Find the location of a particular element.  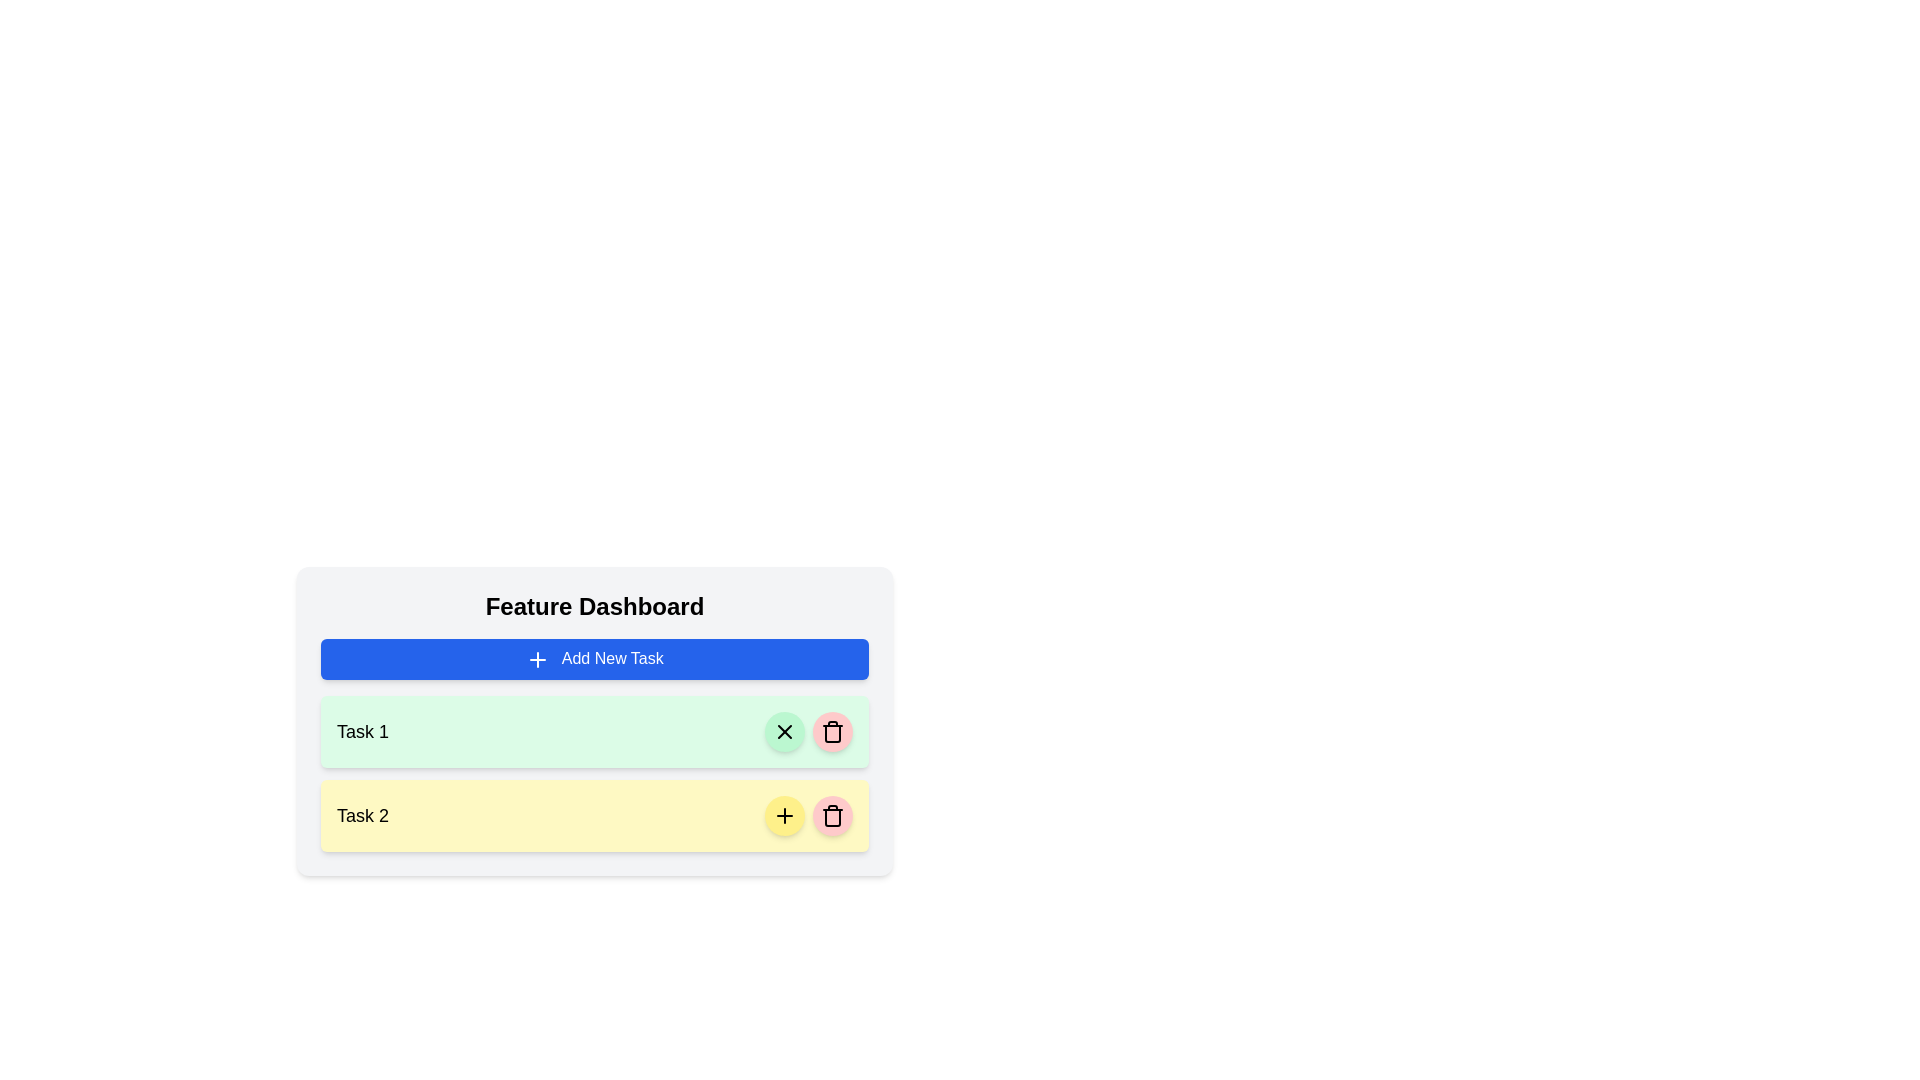

the delete button, which is the second button from the left in the horizontal layout associated with 'Task 1' on the dashboard, to provide additional visual feedback is located at coordinates (833, 731).